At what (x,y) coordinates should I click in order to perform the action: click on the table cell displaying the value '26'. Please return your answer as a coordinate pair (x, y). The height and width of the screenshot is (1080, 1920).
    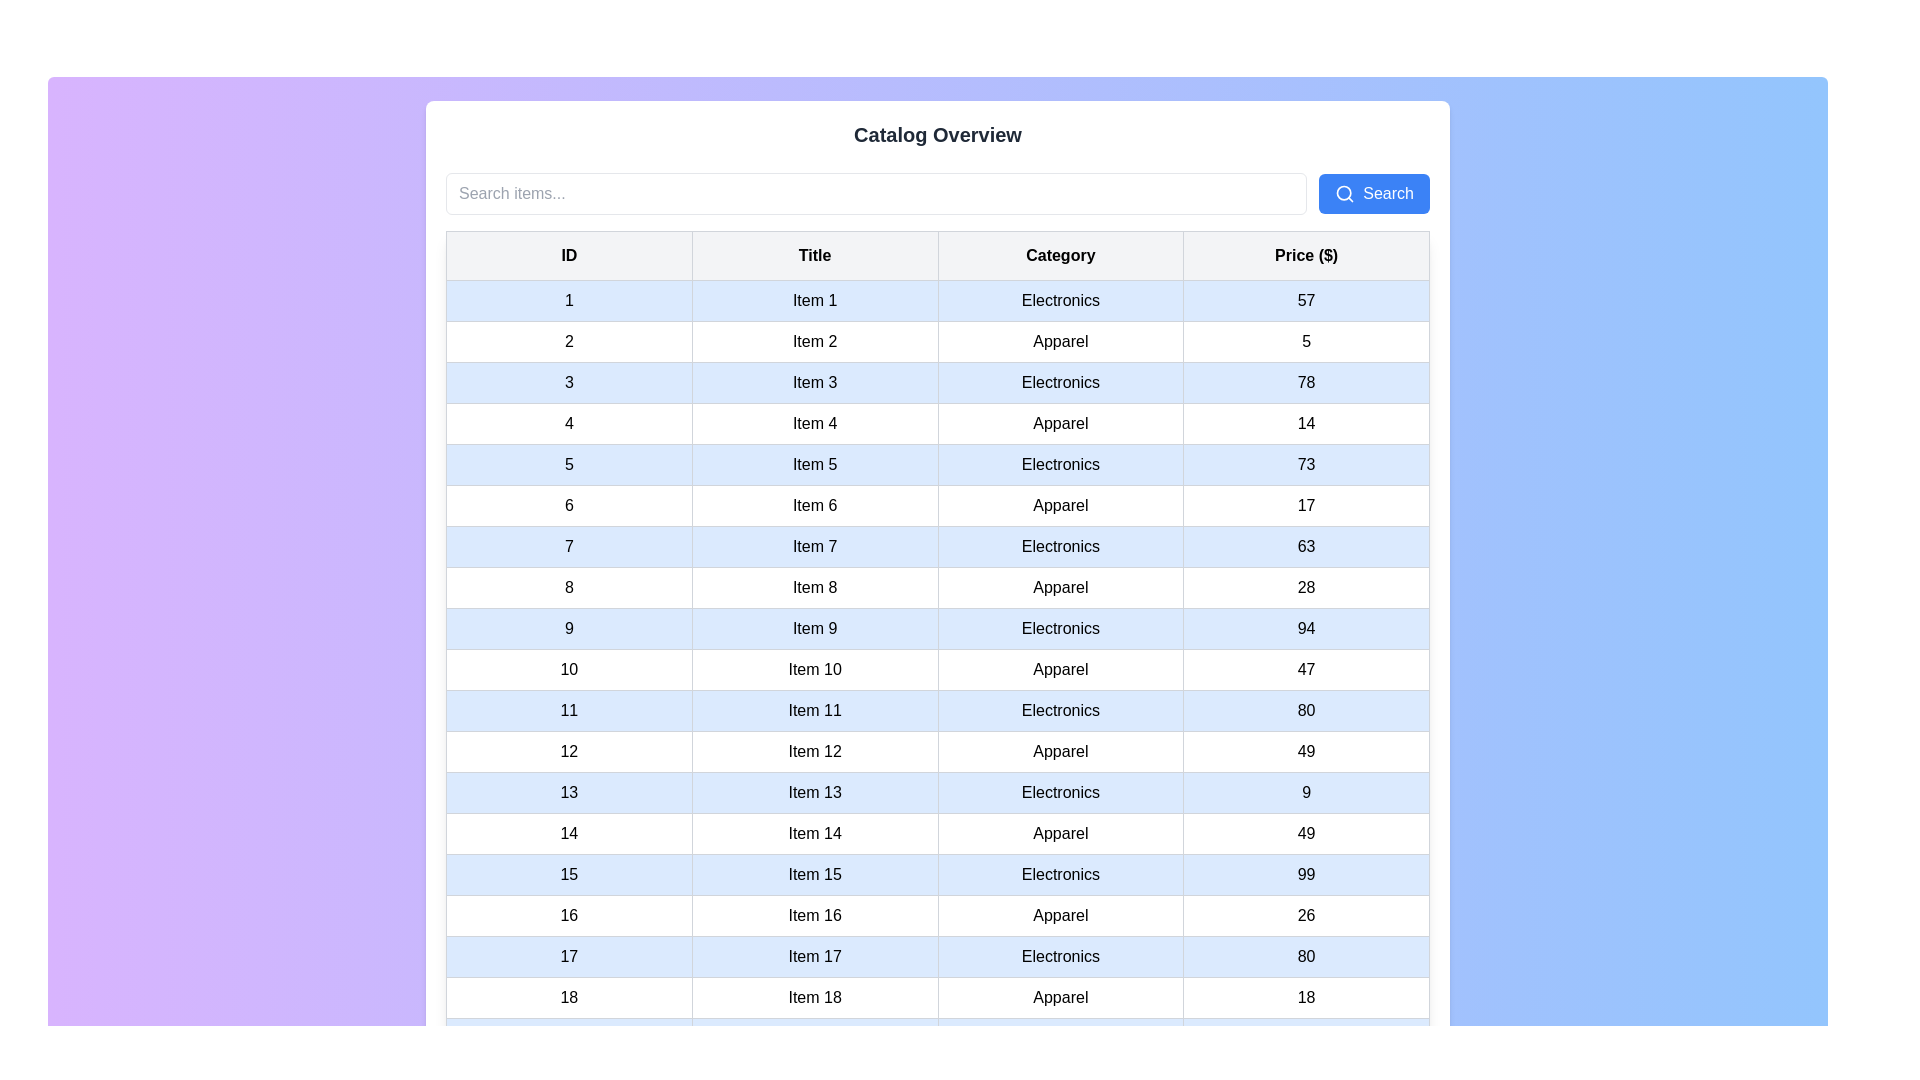
    Looking at the image, I should click on (1306, 915).